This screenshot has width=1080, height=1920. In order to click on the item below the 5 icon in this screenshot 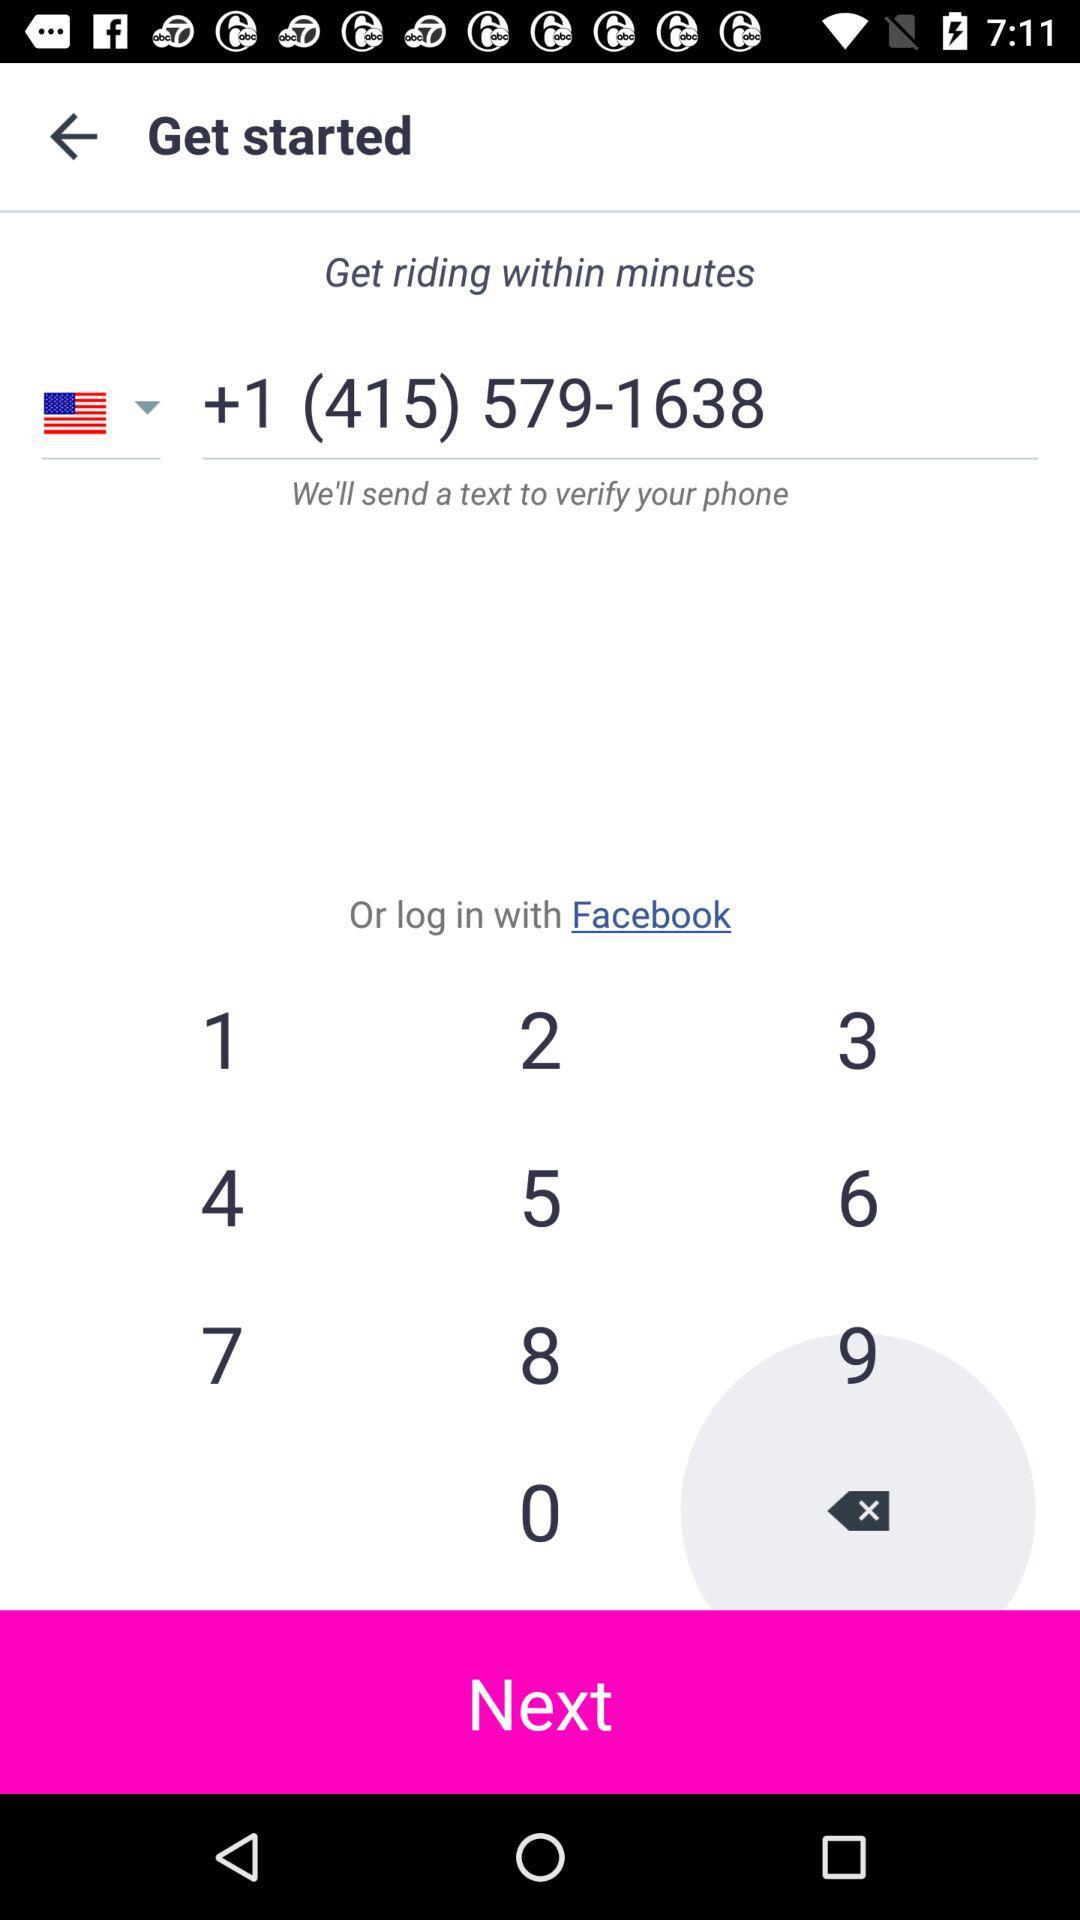, I will do `click(856, 1353)`.